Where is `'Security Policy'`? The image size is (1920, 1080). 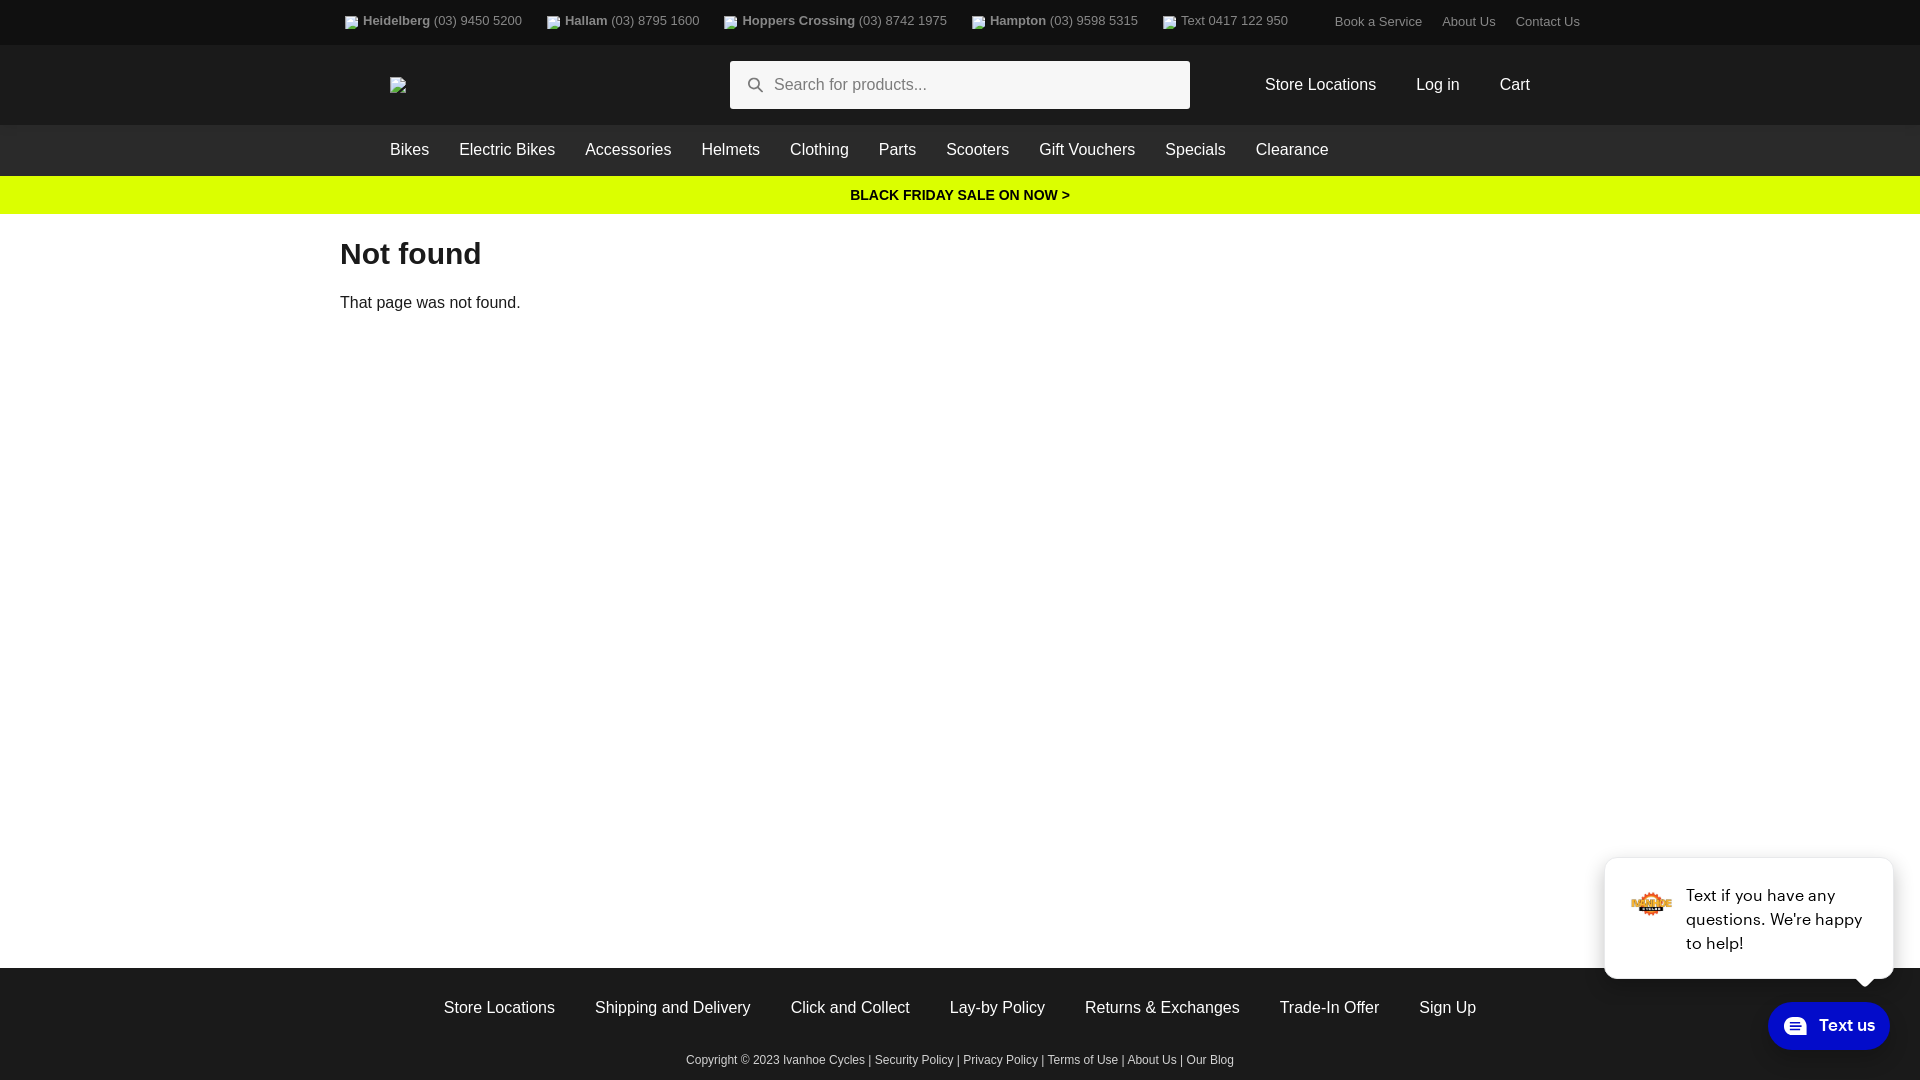
'Security Policy' is located at coordinates (913, 1059).